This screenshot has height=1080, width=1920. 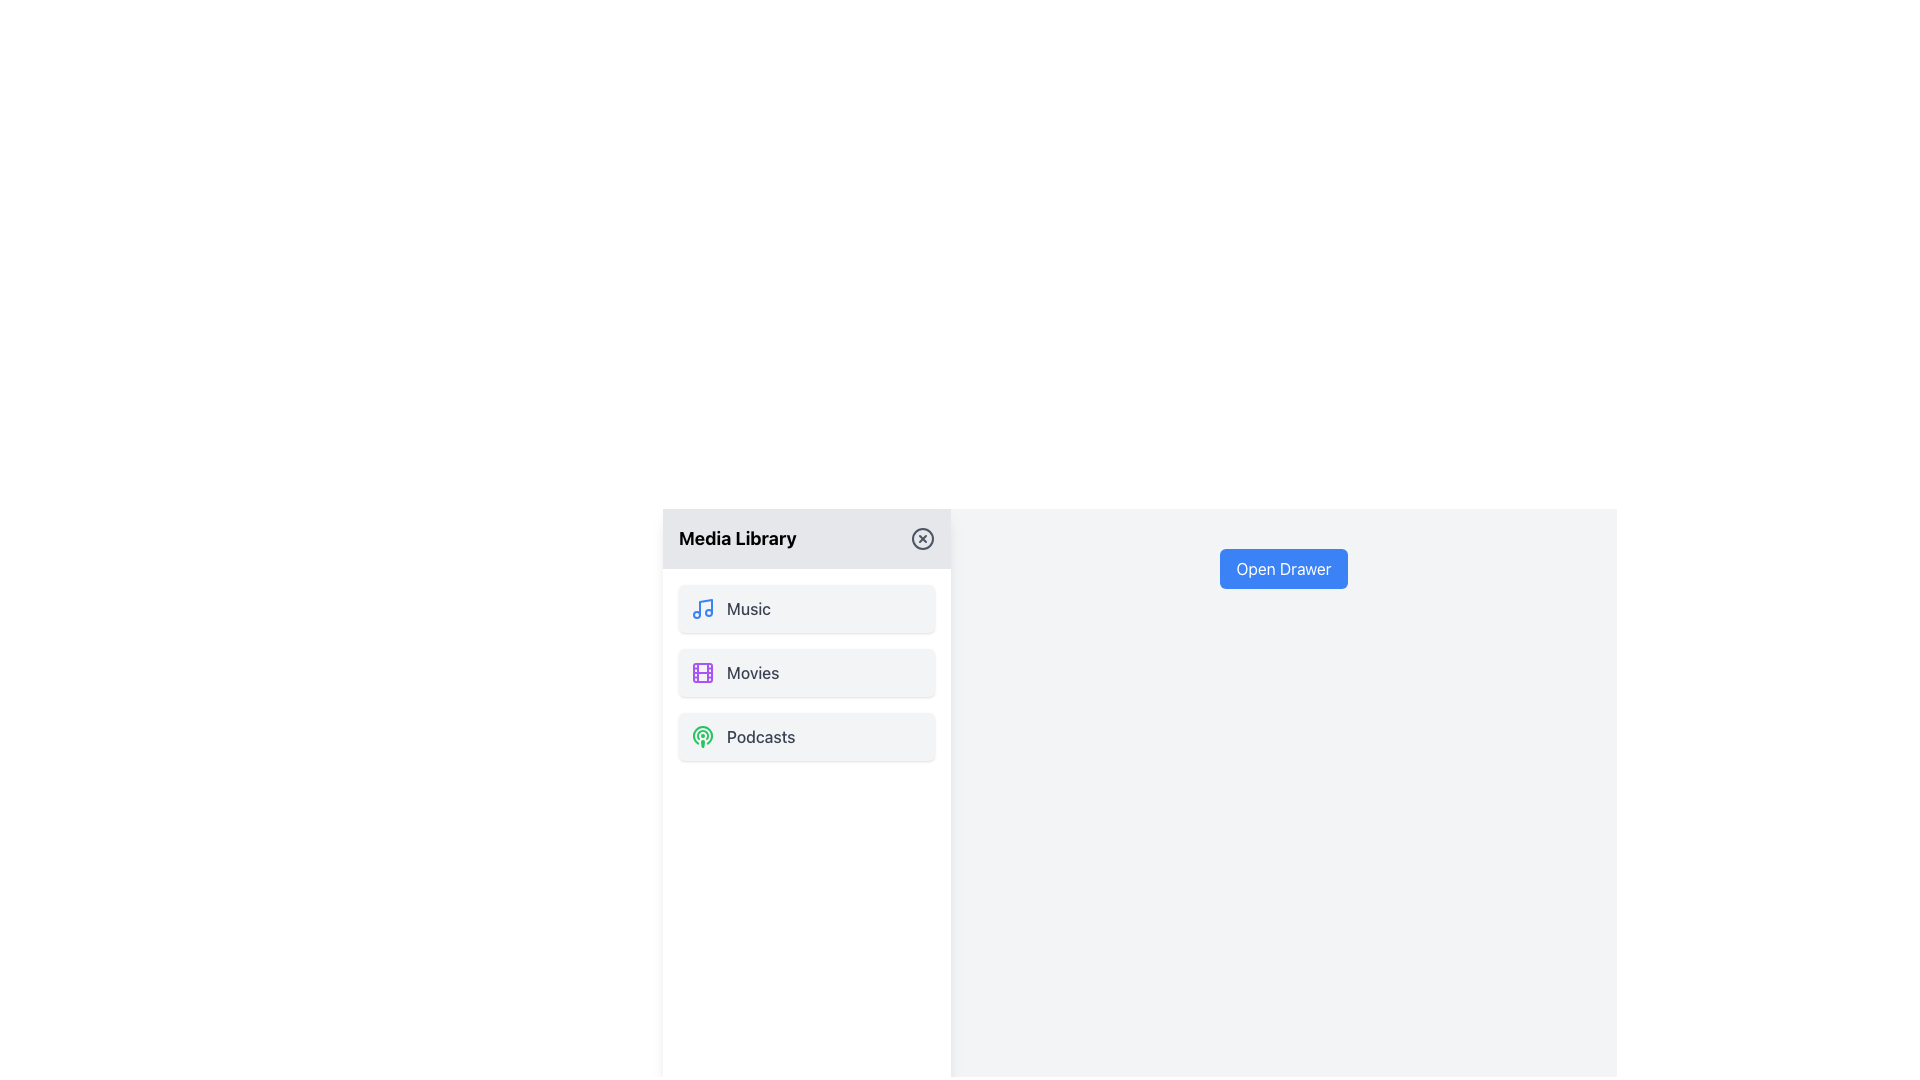 What do you see at coordinates (752, 672) in the screenshot?
I see `the 'Movies' text label, which is styled with a medium weight font in gray color, located in the left panel under 'Media Library', adjacent to 'Music' and 'Podcasts'` at bounding box center [752, 672].